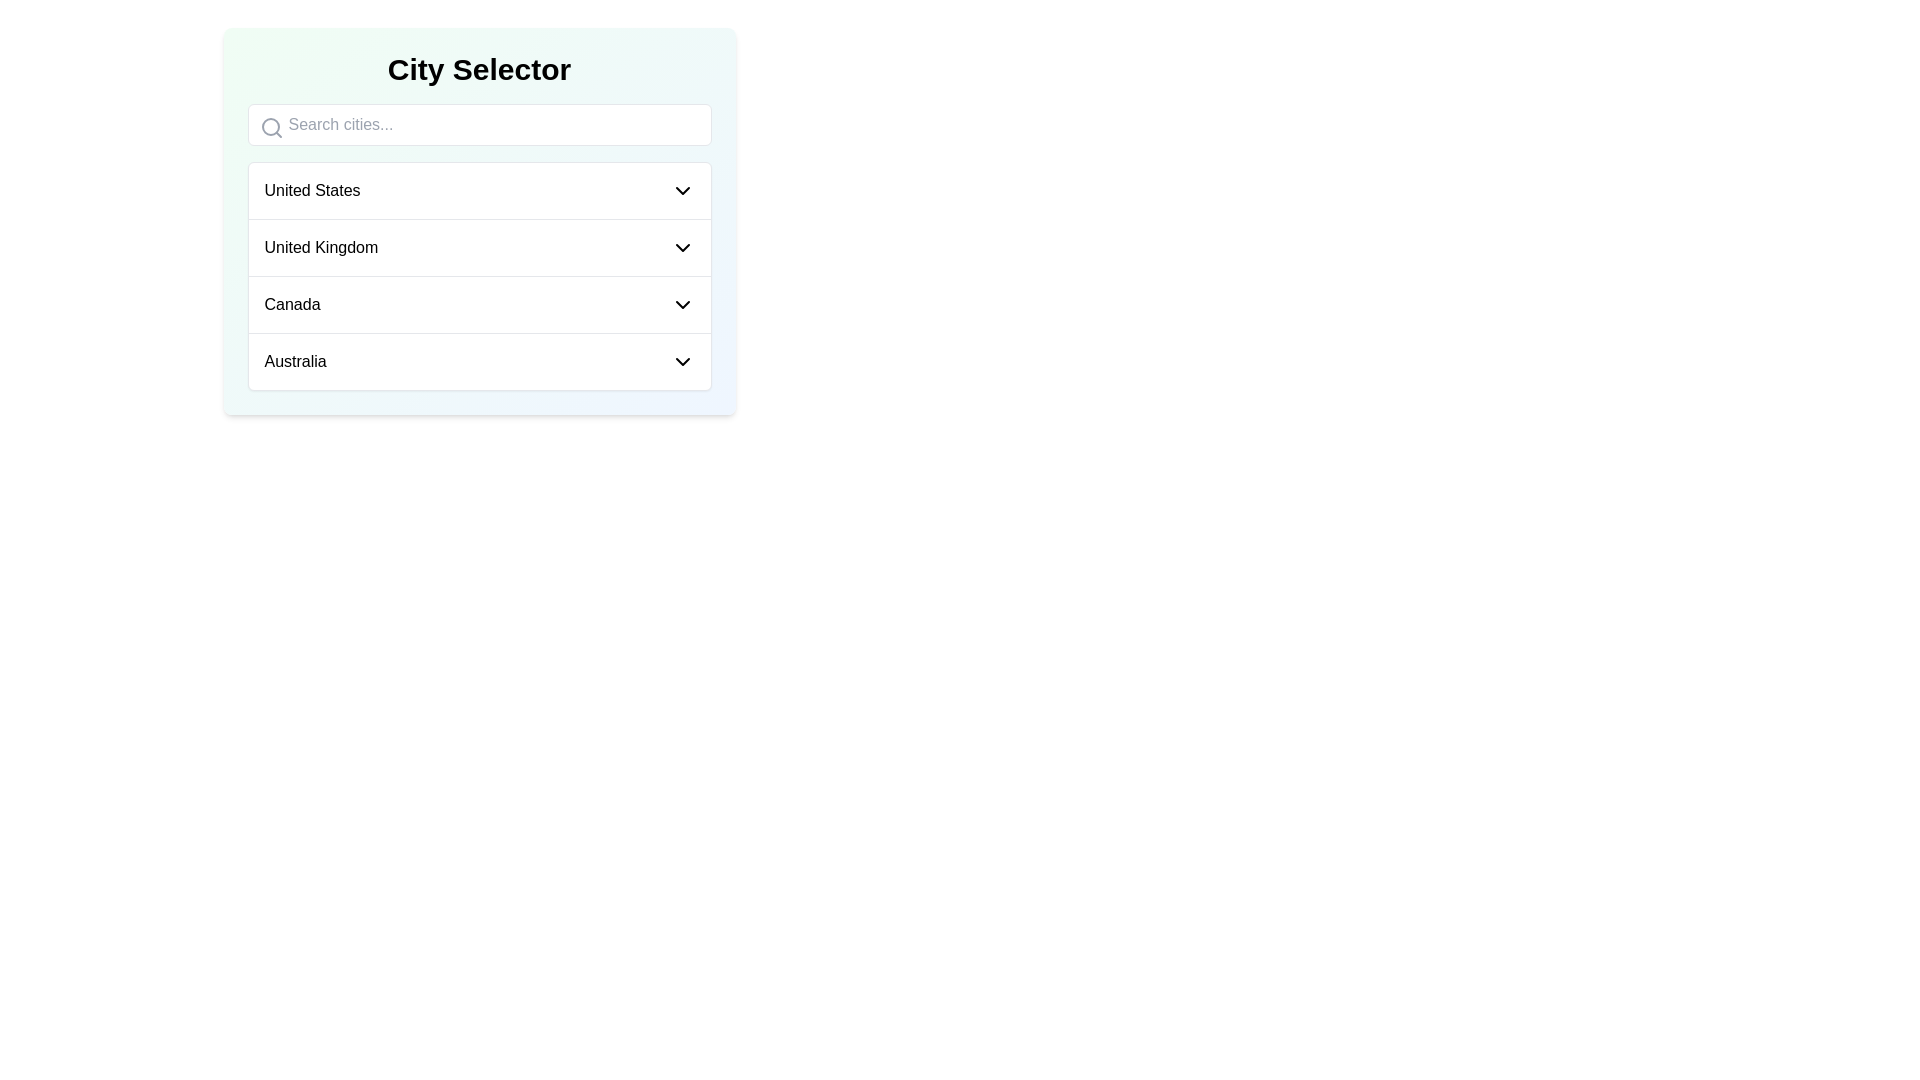 The height and width of the screenshot is (1080, 1920). Describe the element at coordinates (682, 362) in the screenshot. I see `the Dropdown toggle icon located in the far-right section of the row containing the text 'Australia'` at that location.